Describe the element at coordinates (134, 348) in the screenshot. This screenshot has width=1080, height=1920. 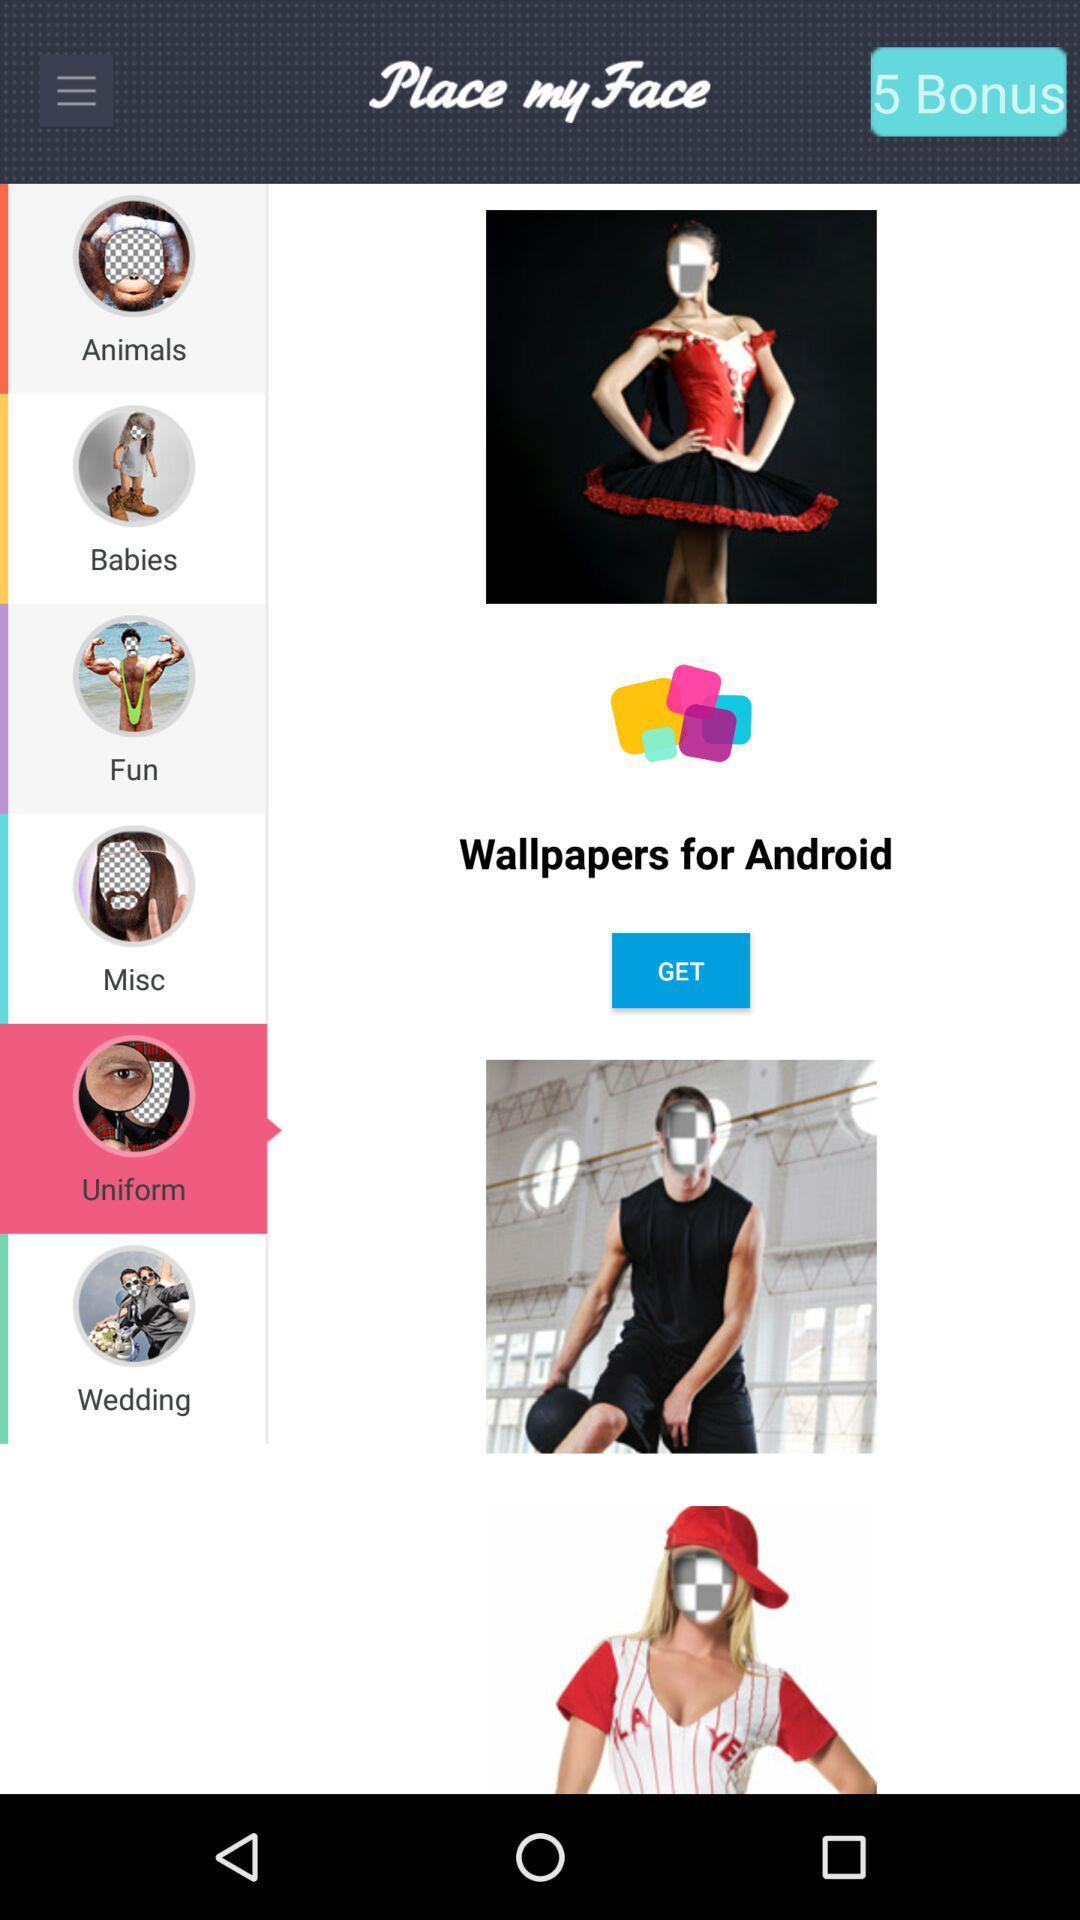
I see `animals app` at that location.